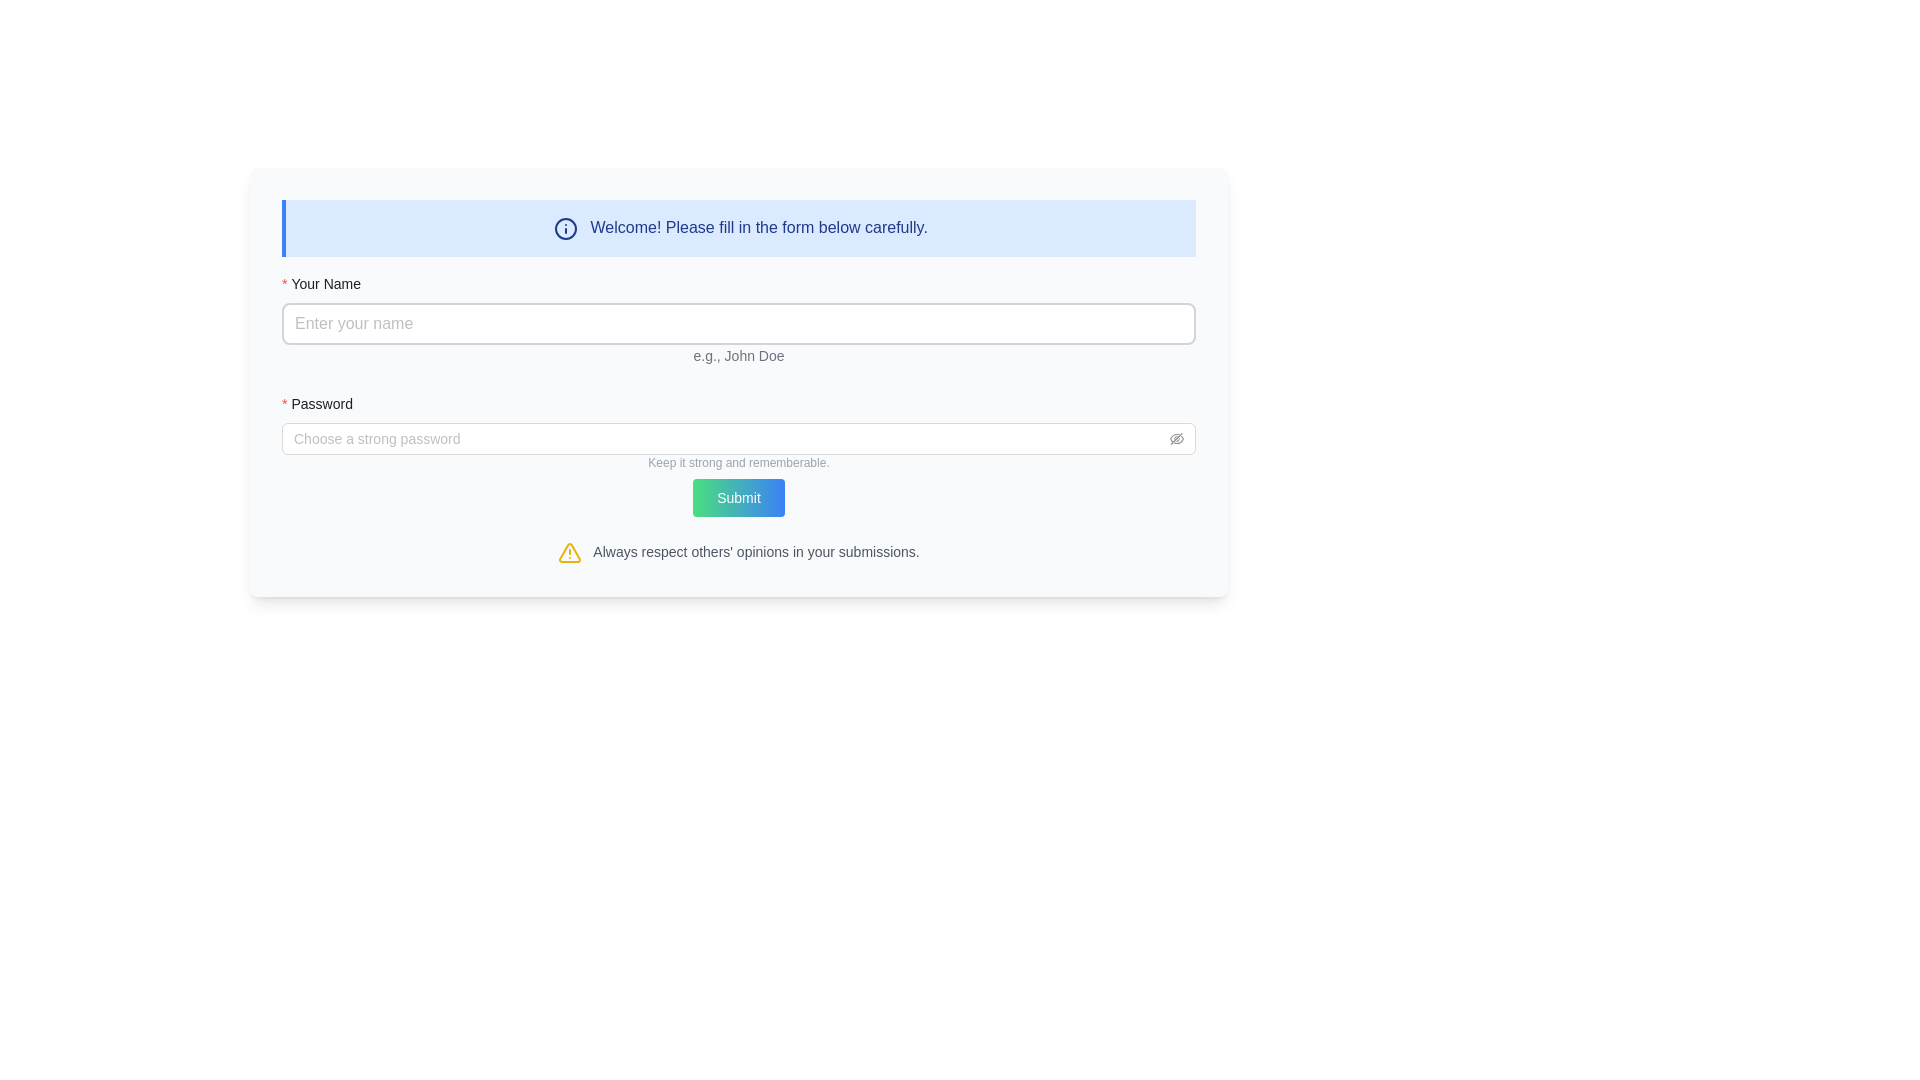  I want to click on the Icon button located inside the password input field, so click(1176, 437).